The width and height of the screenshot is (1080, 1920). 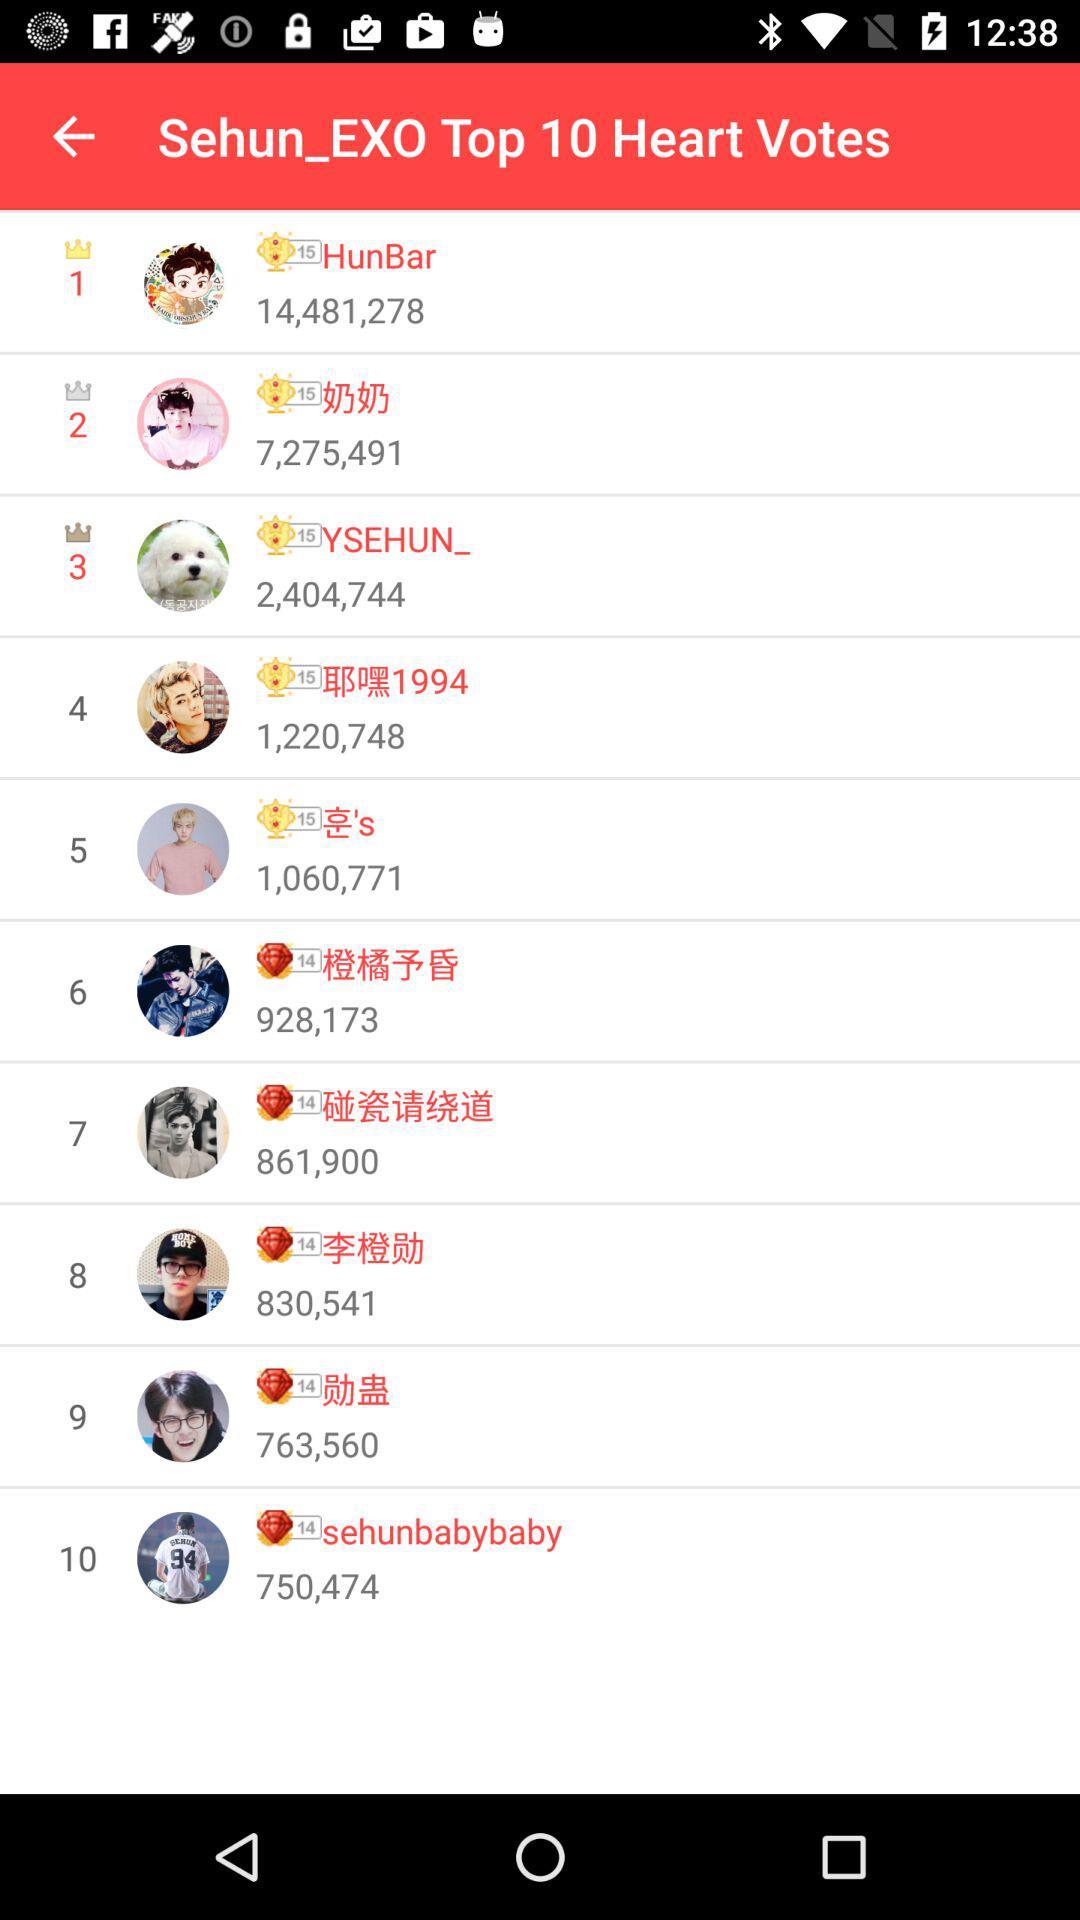 What do you see at coordinates (373, 1246) in the screenshot?
I see `the item above 830,541` at bounding box center [373, 1246].